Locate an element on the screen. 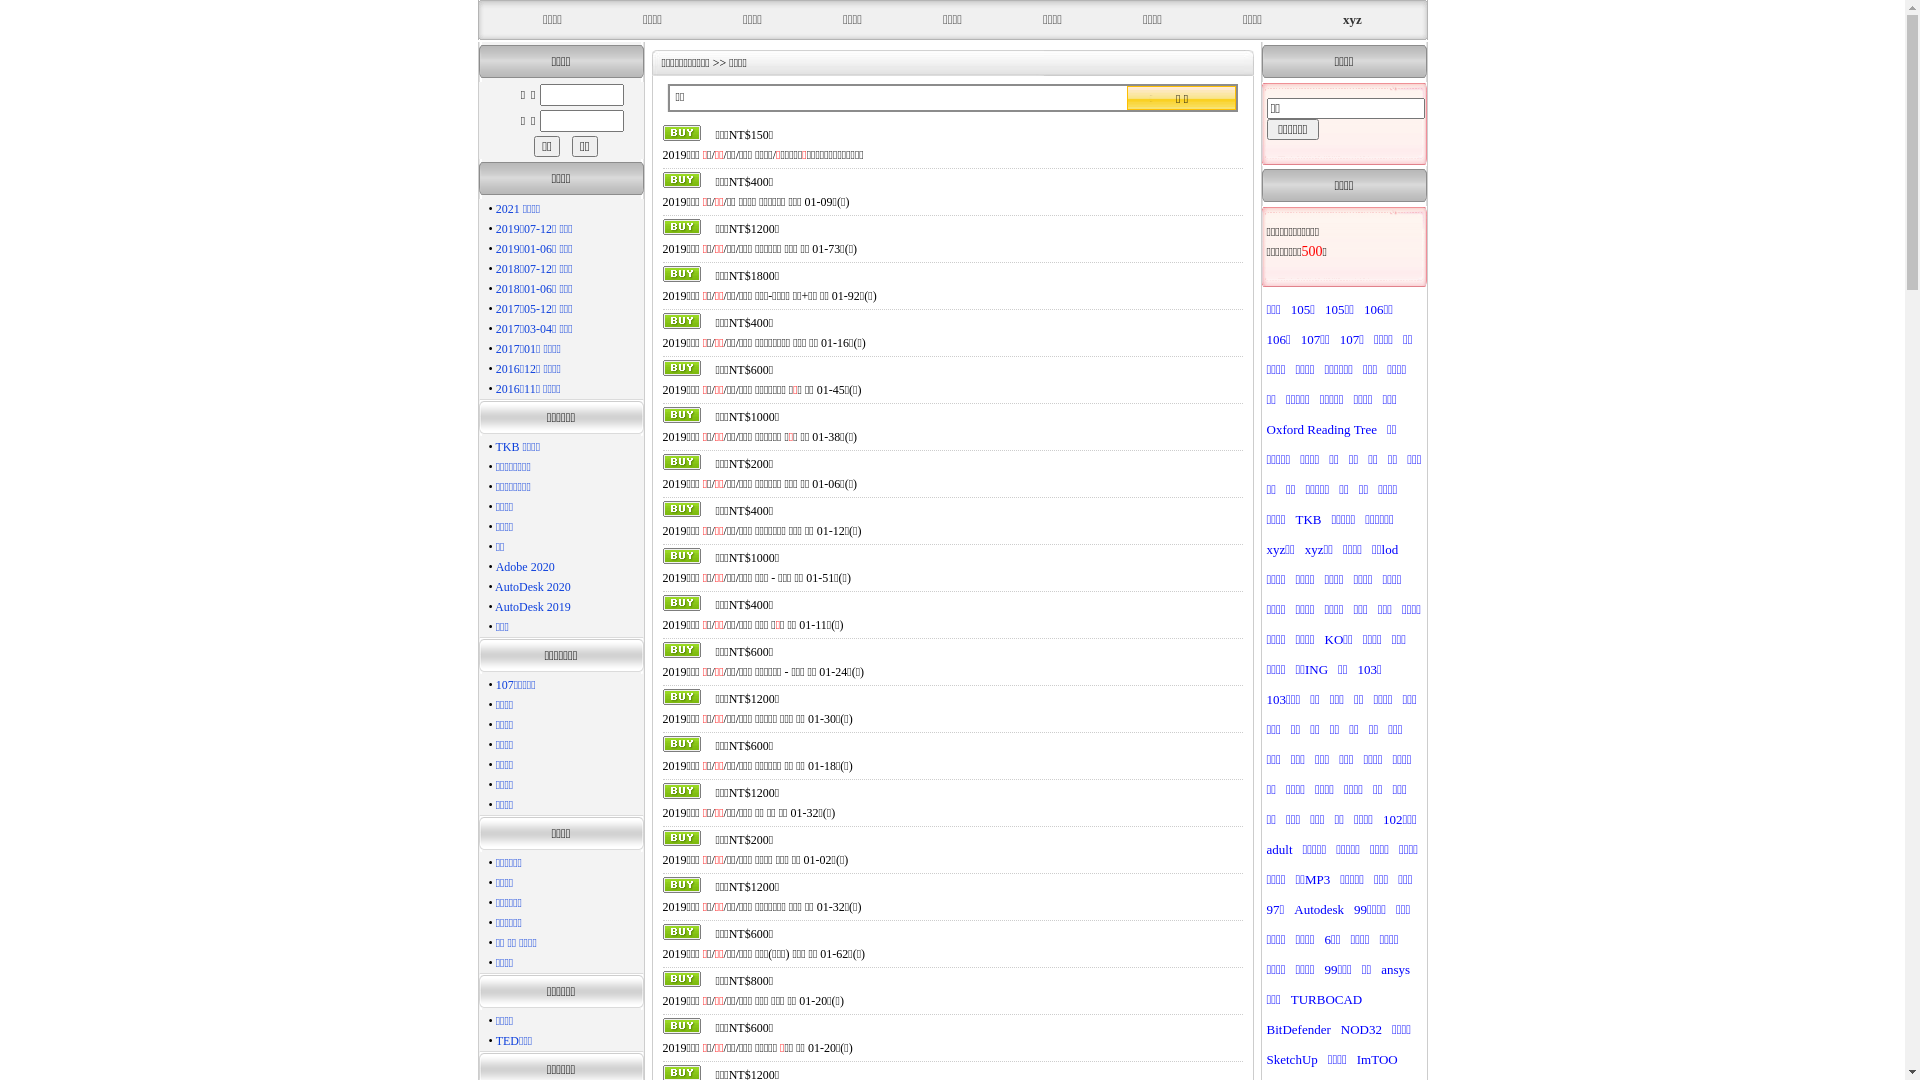 This screenshot has height=1080, width=1920. 'ansys' is located at coordinates (1394, 968).